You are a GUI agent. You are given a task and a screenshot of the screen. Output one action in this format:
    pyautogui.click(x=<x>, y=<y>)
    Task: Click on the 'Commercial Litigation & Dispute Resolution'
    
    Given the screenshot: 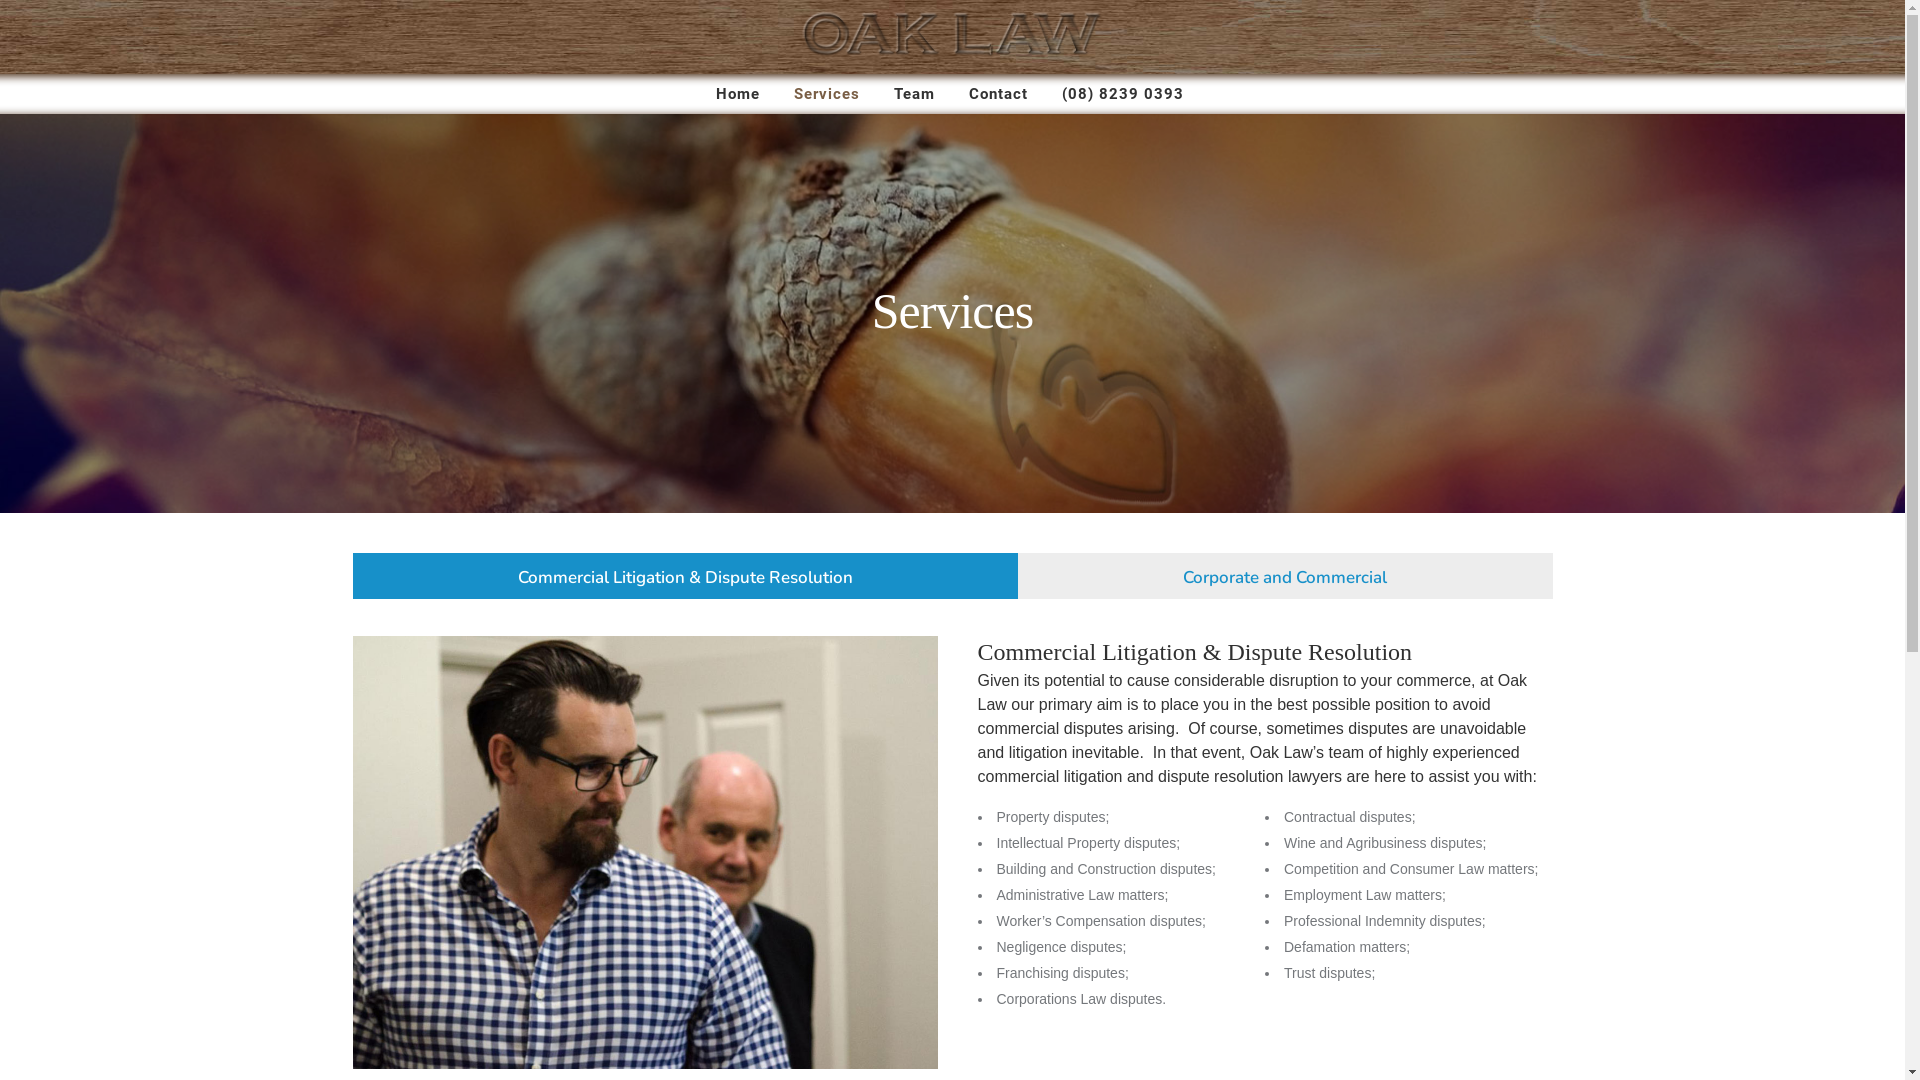 What is the action you would take?
    pyautogui.click(x=685, y=574)
    